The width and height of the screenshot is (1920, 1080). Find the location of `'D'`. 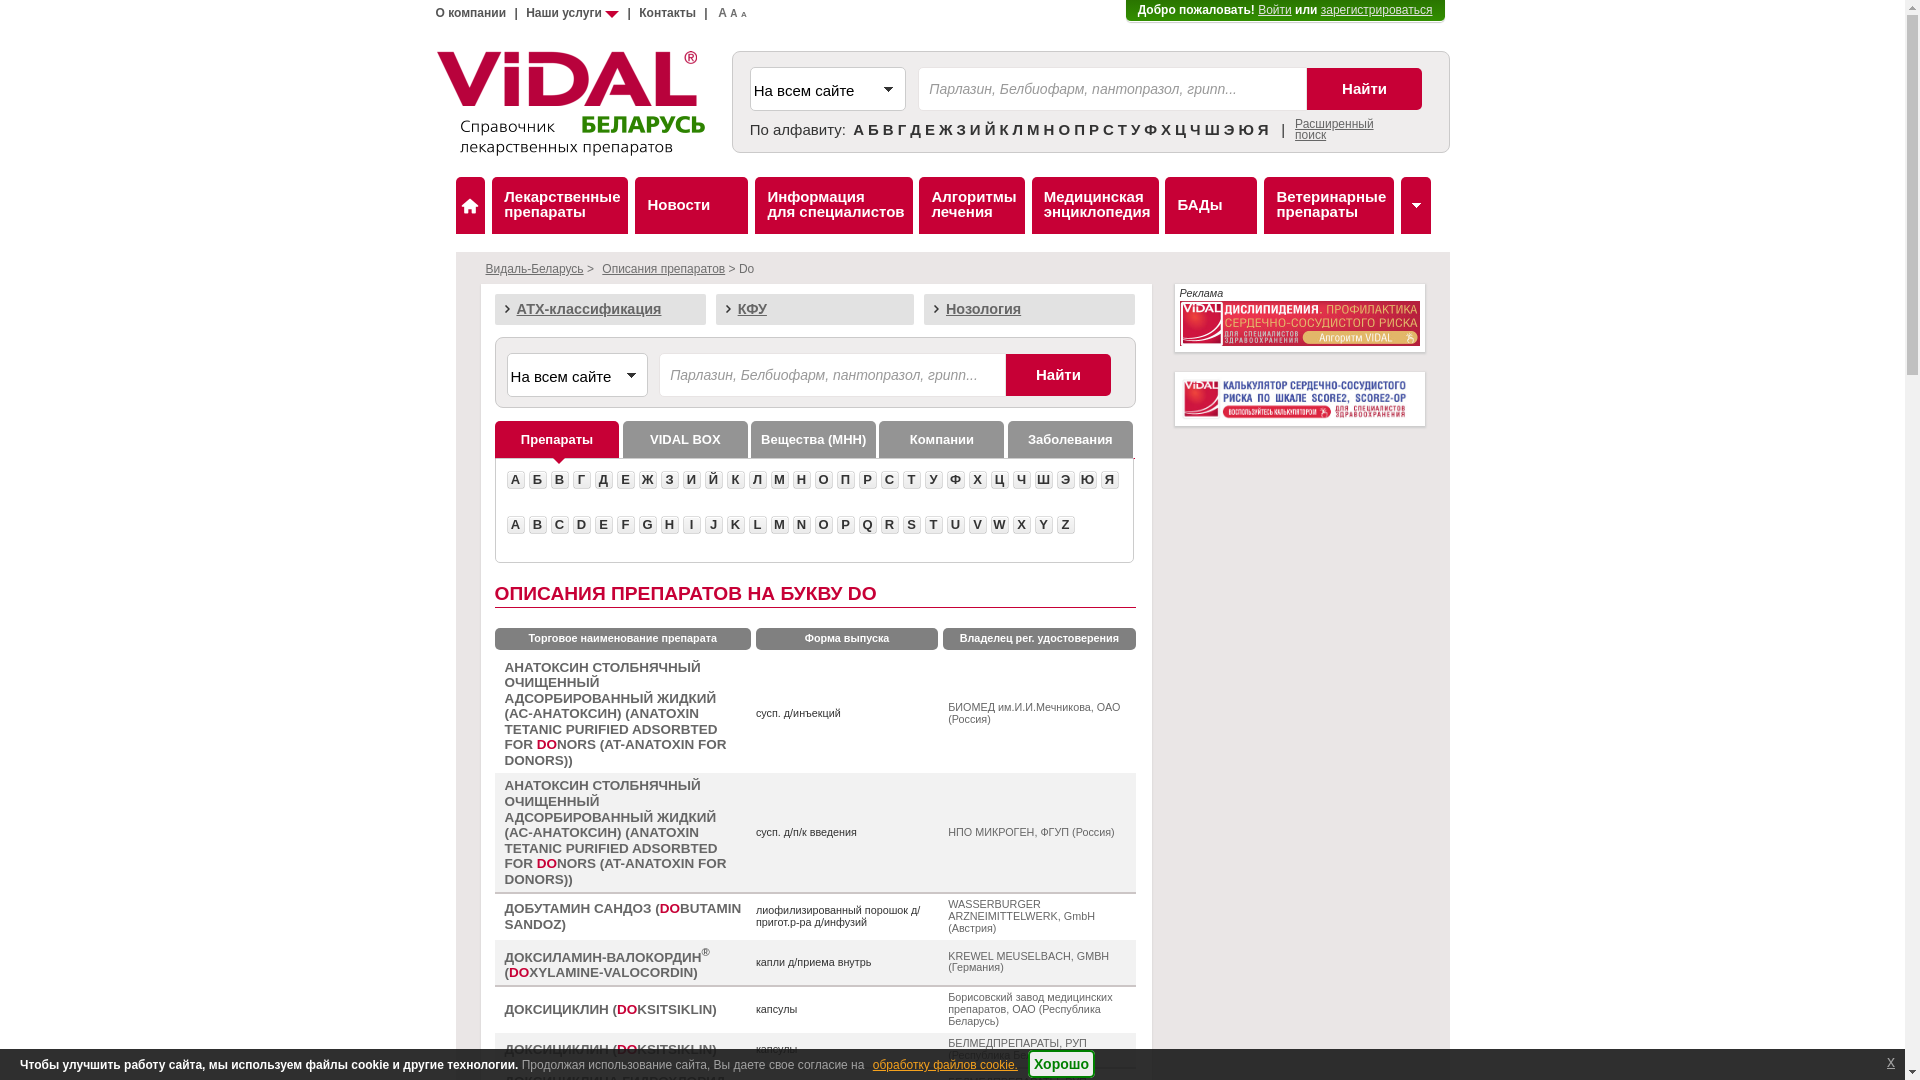

'D' is located at coordinates (570, 523).